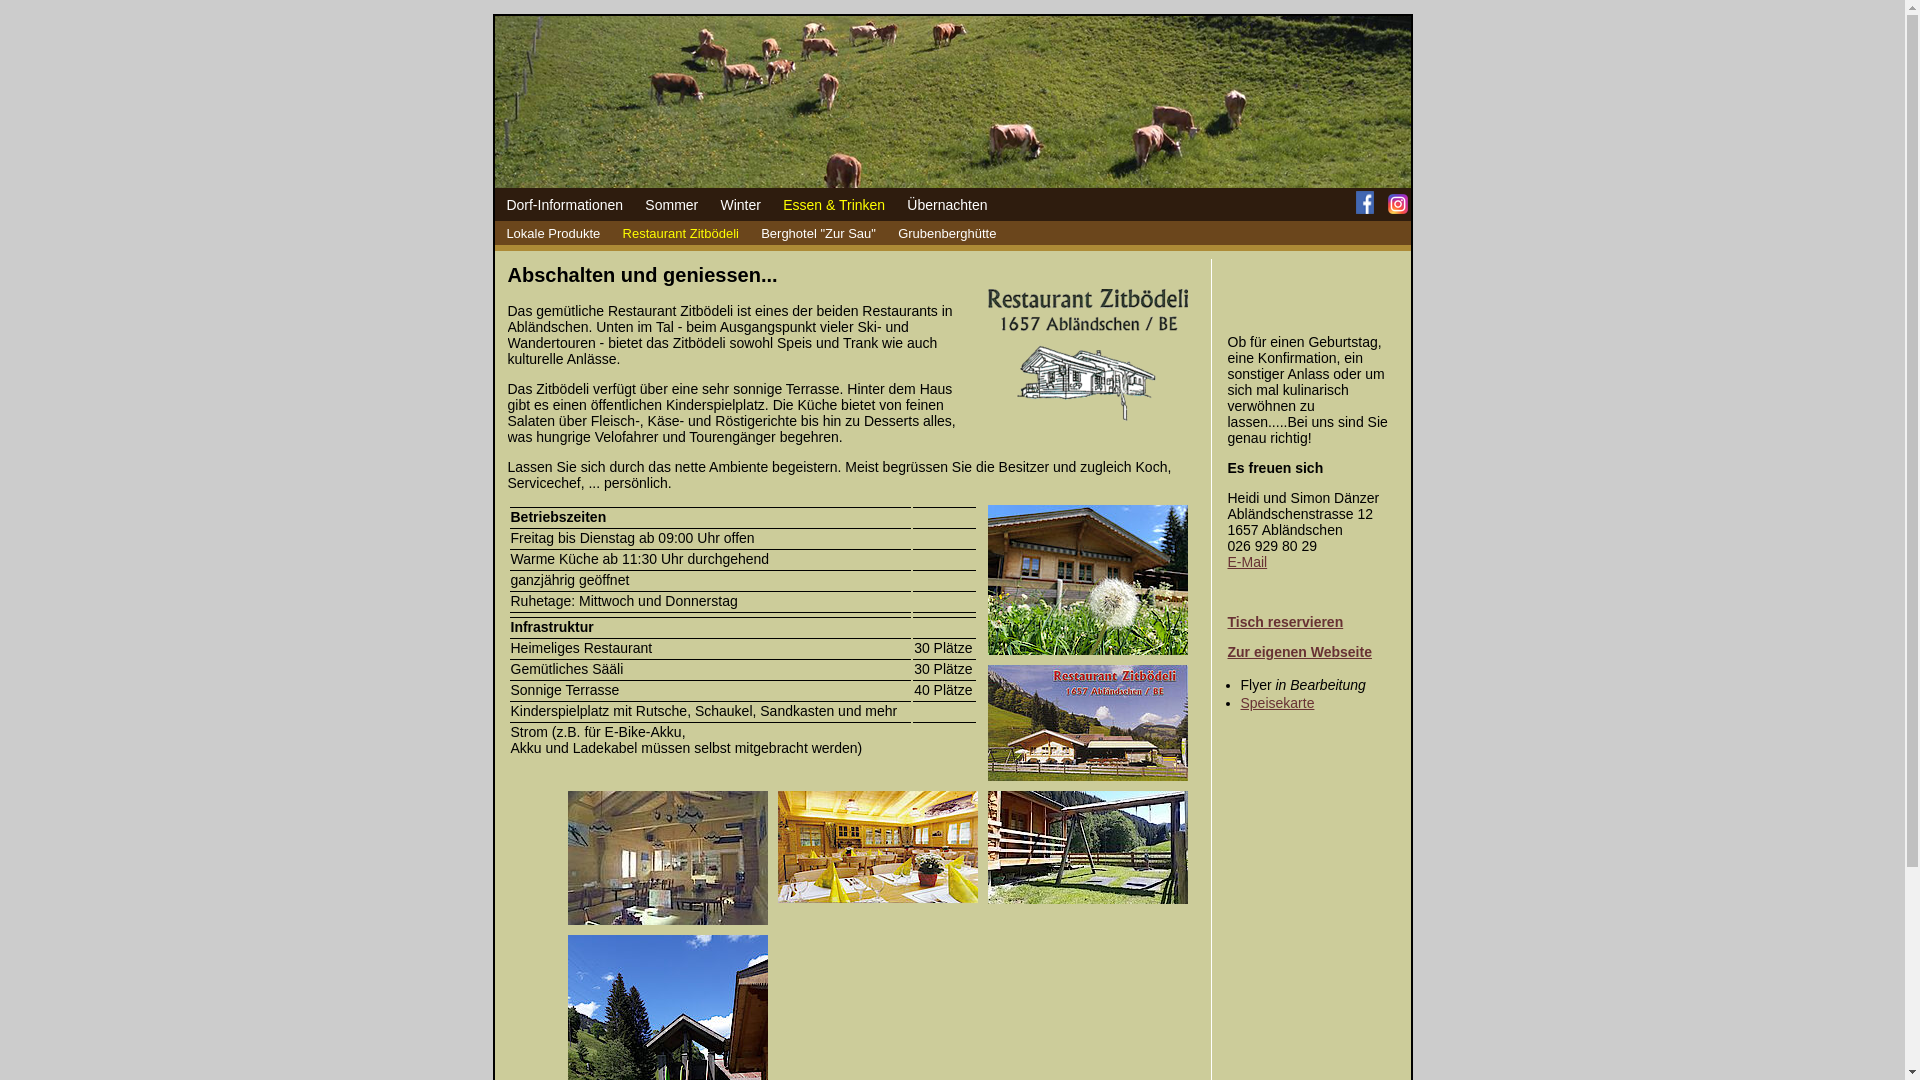 This screenshot has height=1080, width=1920. I want to click on 'Essen & Trinken', so click(834, 204).